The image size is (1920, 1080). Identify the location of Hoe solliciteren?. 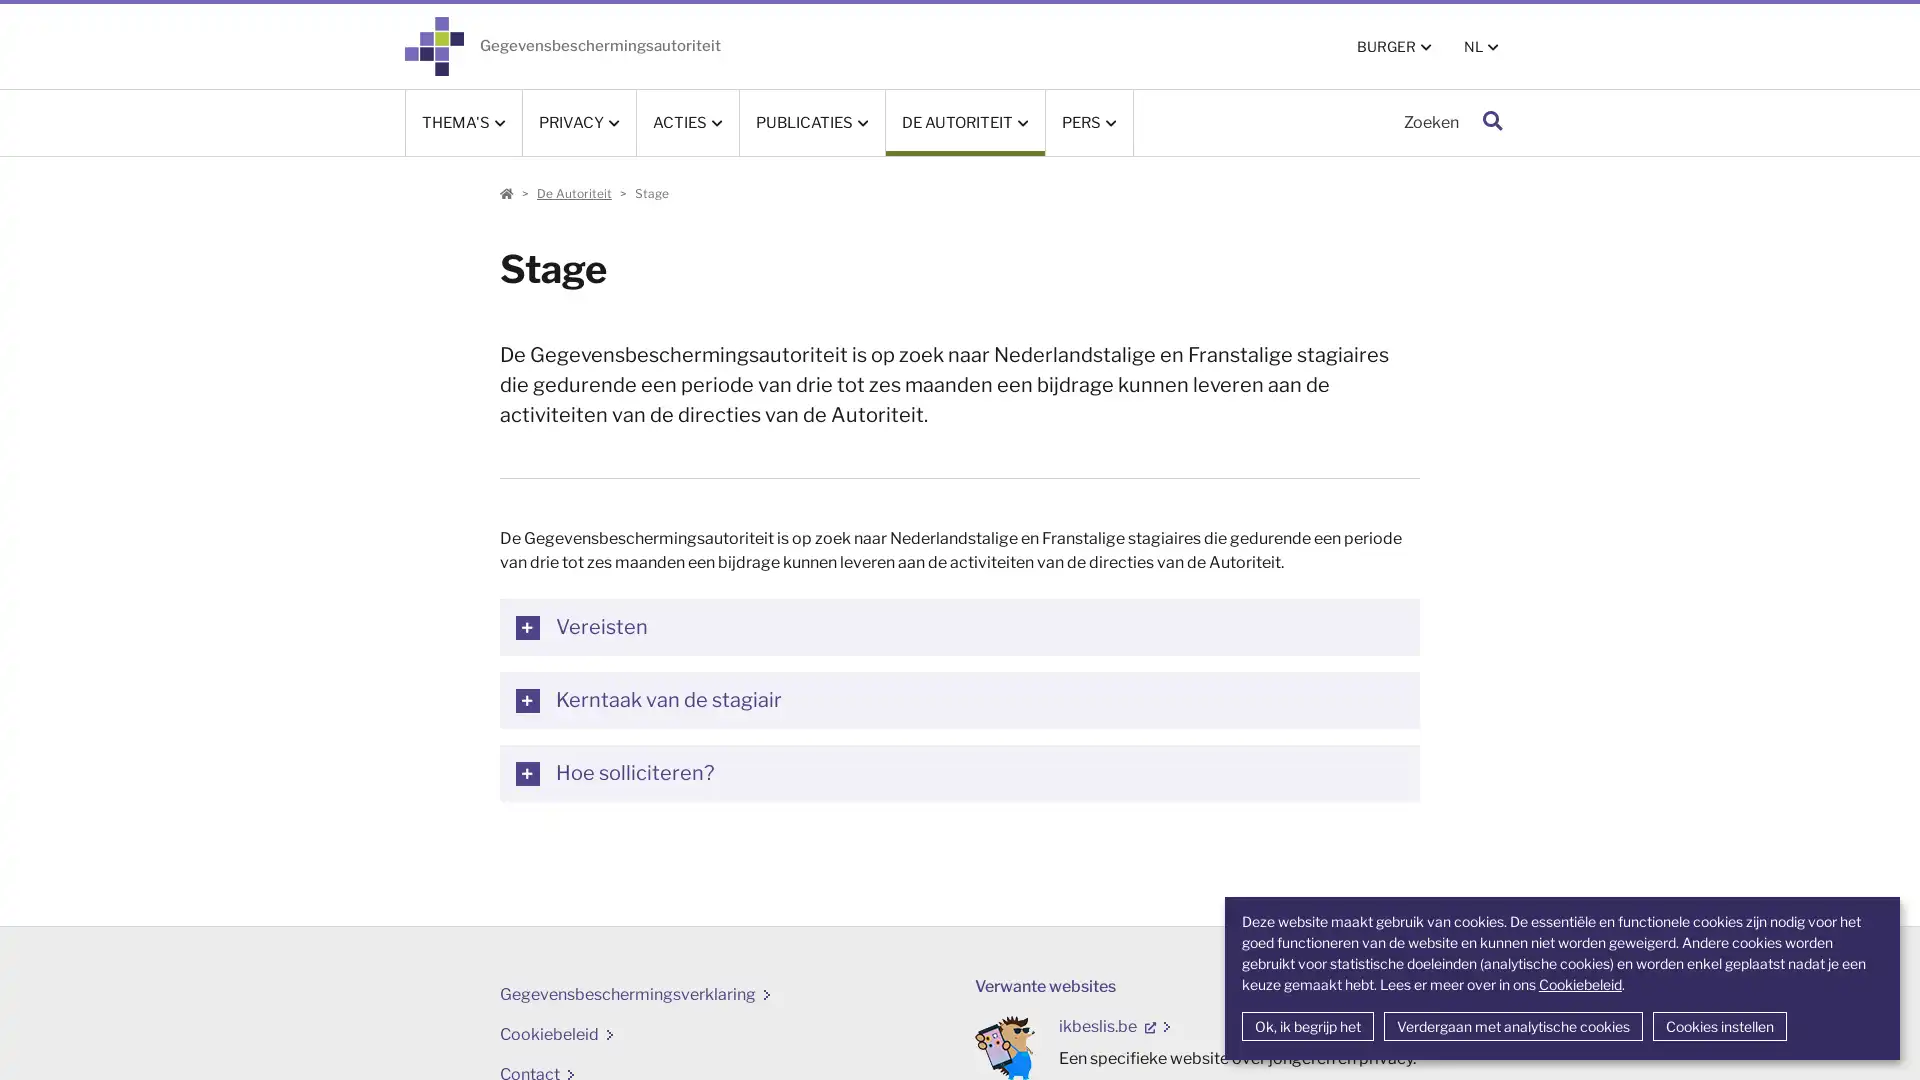
(958, 772).